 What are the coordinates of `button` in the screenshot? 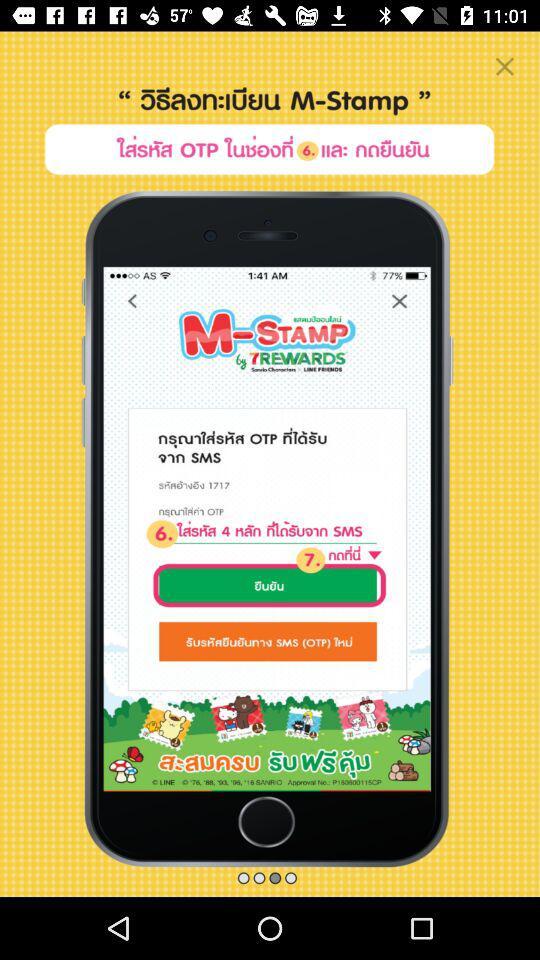 It's located at (503, 66).